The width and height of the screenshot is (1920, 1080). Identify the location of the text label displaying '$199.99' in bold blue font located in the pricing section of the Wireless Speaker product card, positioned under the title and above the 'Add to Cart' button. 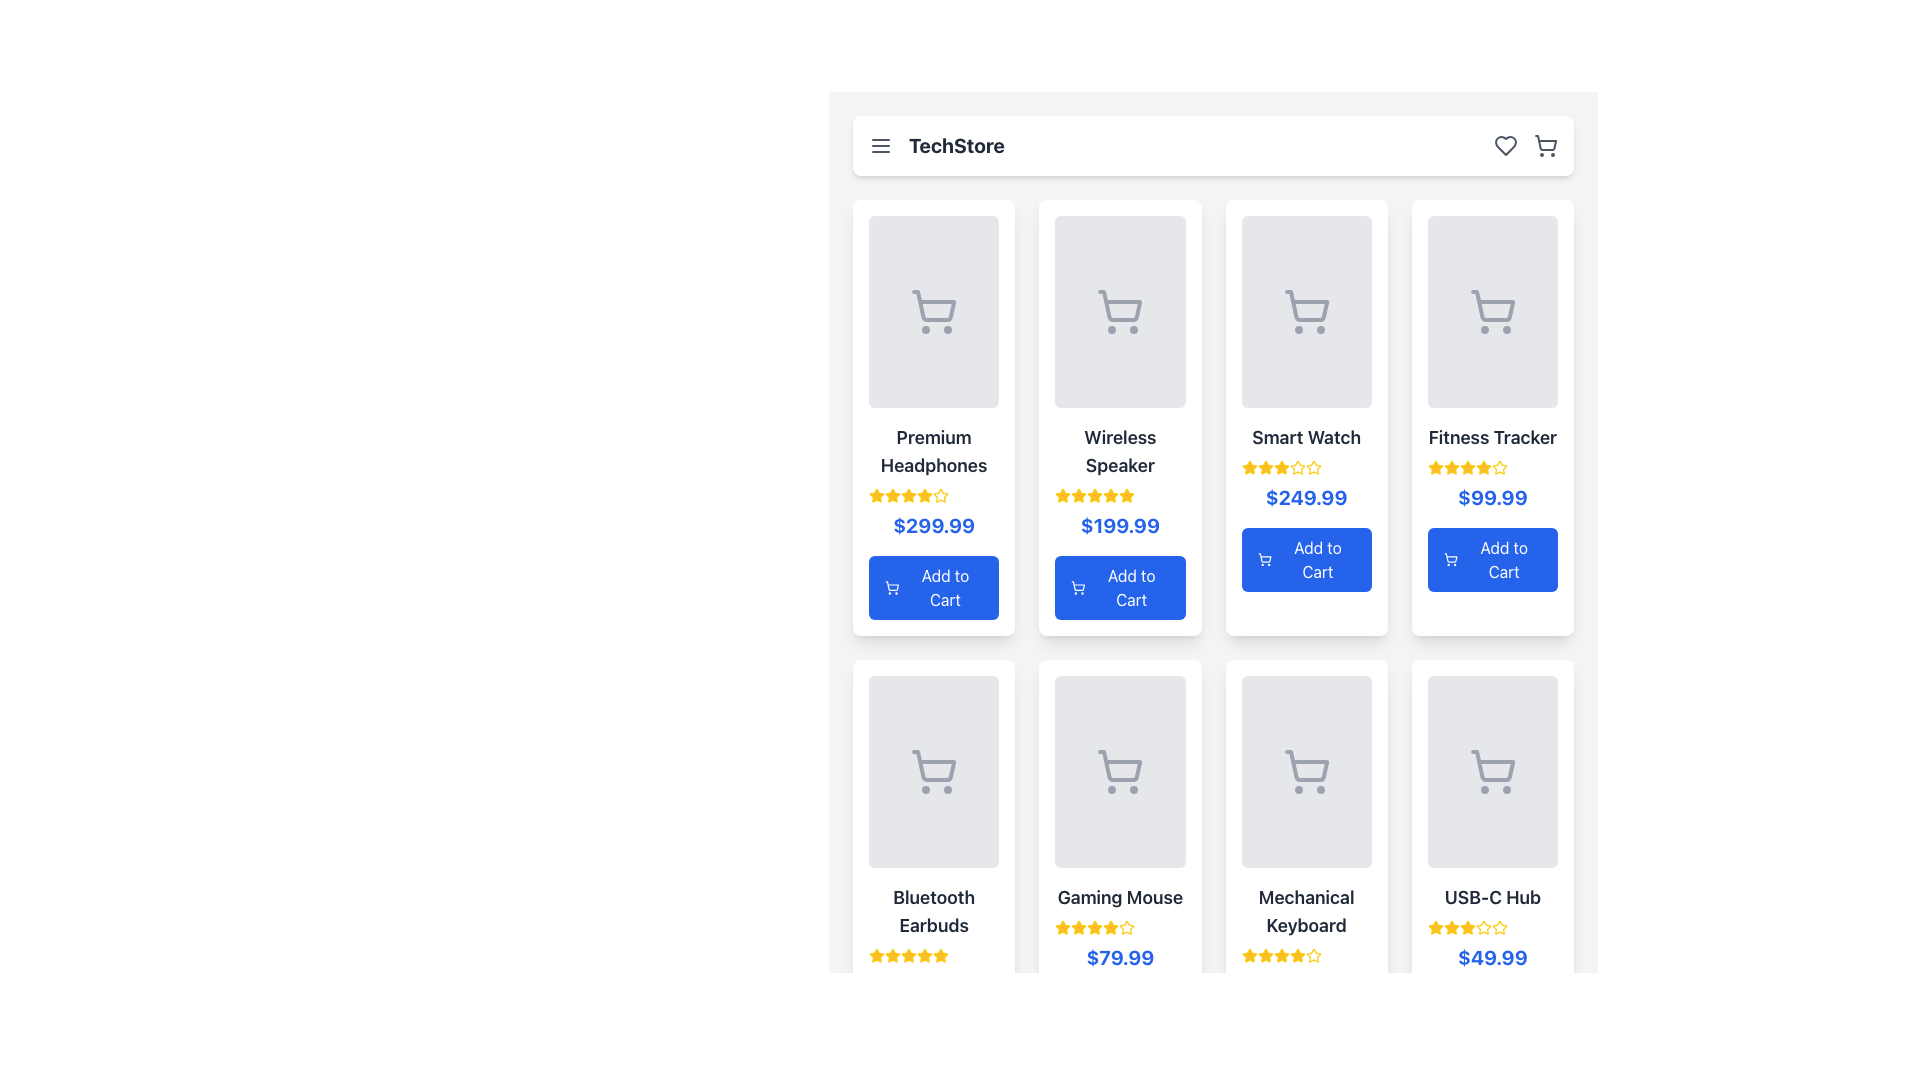
(1120, 524).